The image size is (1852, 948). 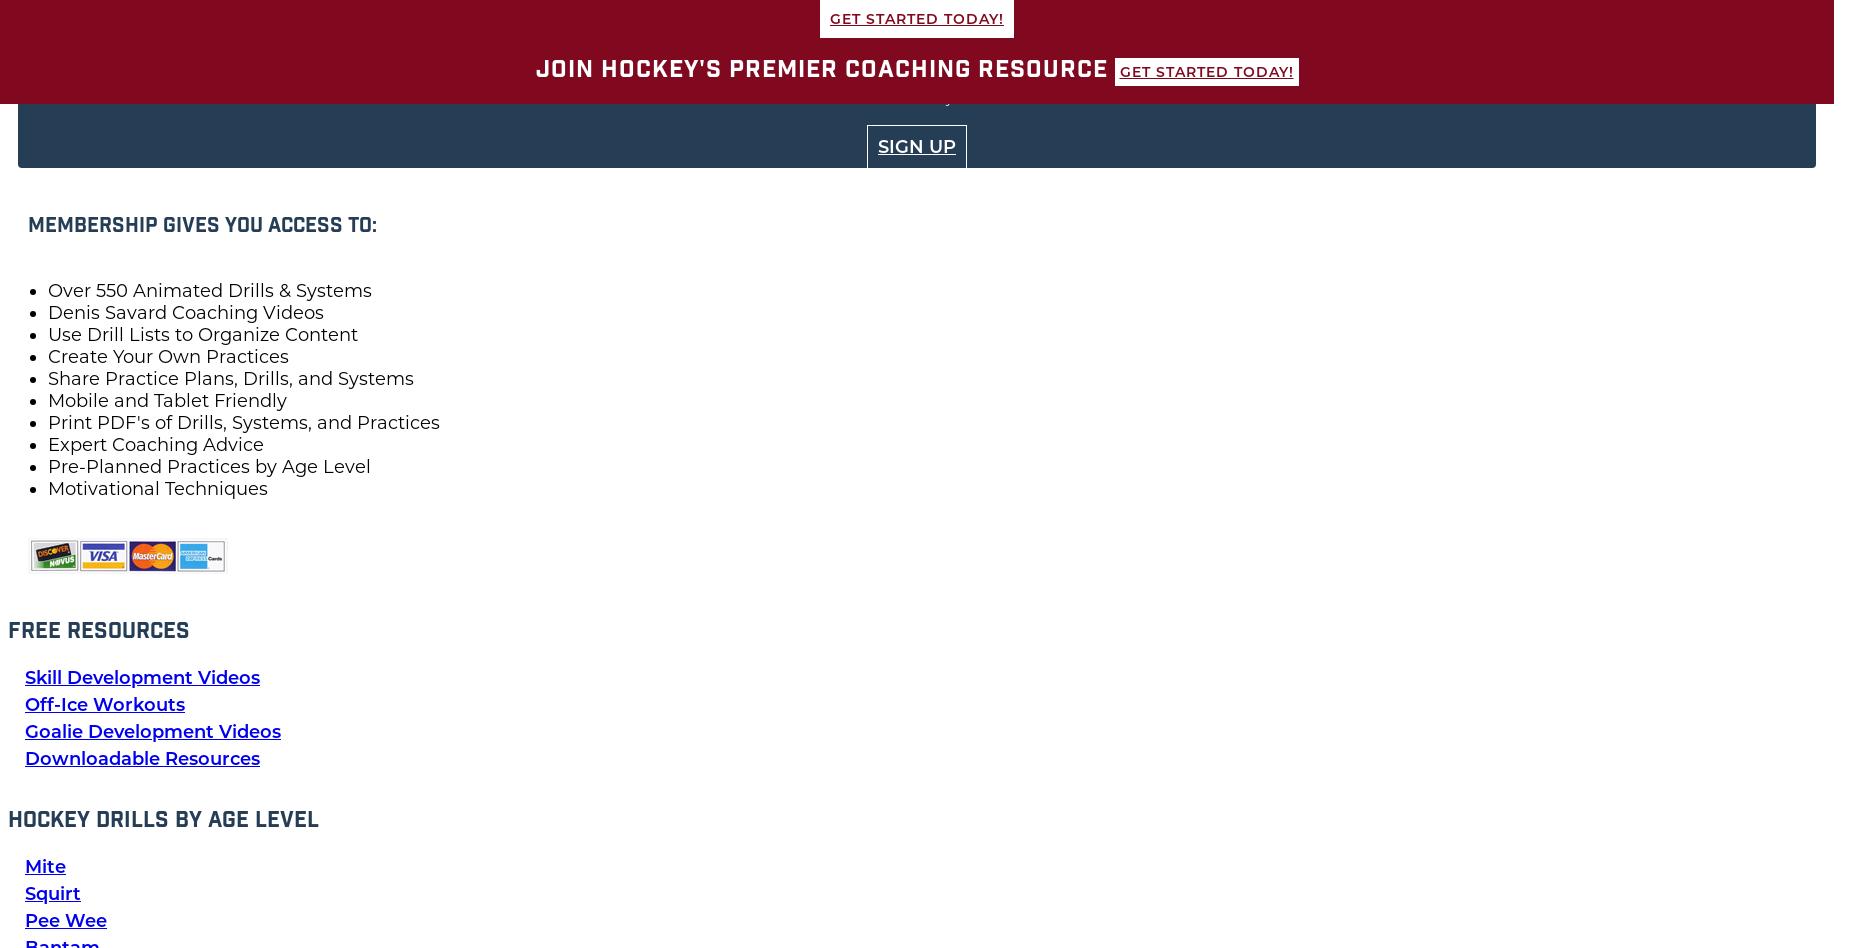 I want to click on 'Mobile and Tablet Friendly', so click(x=166, y=400).